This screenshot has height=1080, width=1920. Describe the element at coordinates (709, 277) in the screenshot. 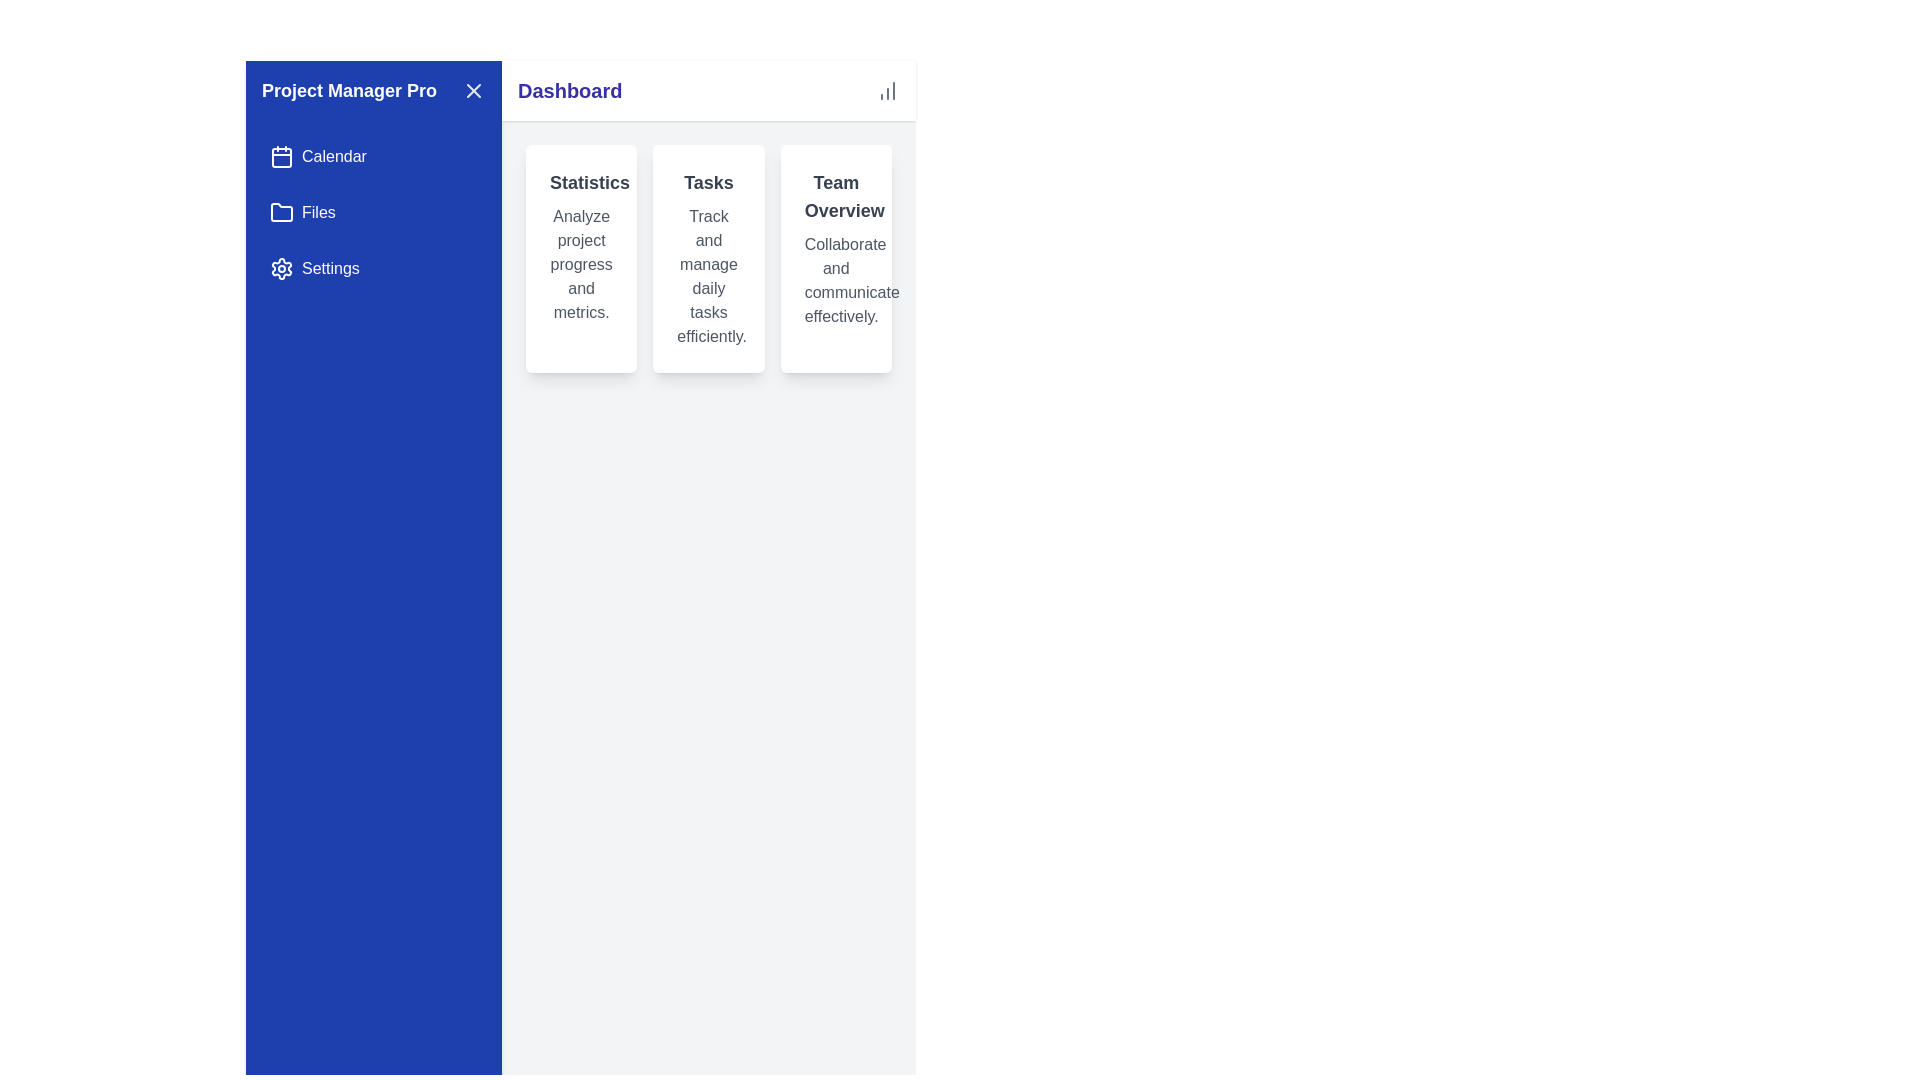

I see `the text block displaying the phrase 'Track and manage daily tasks efficiently.' which is located within the 'Tasks' card, positioned between the 'Statistics' and 'Team Overview' cards` at that location.